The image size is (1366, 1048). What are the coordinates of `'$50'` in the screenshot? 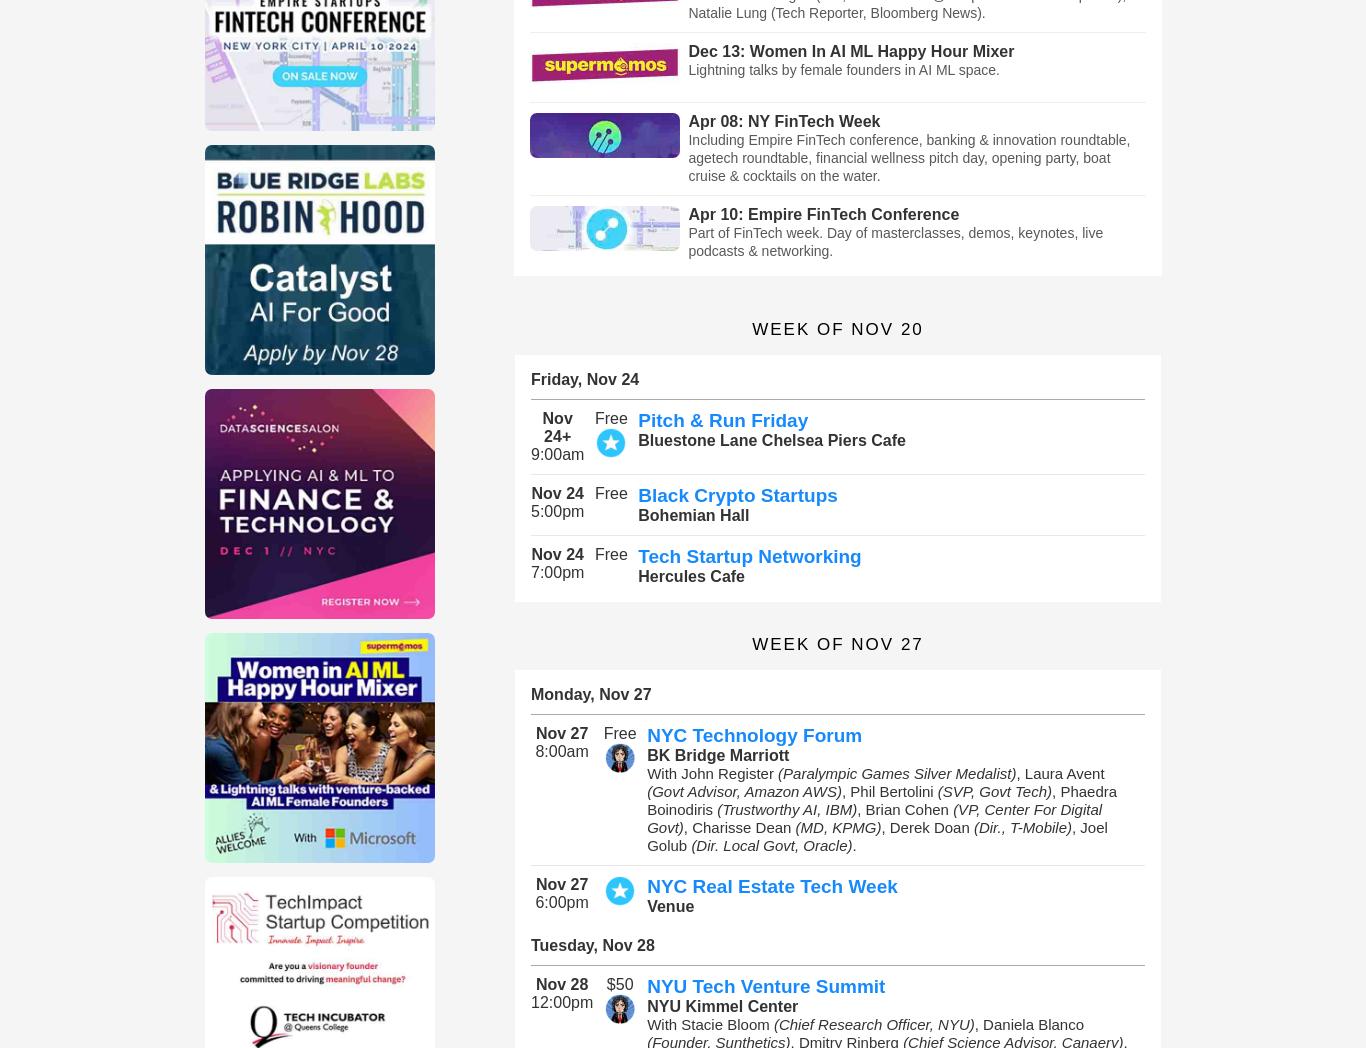 It's located at (618, 983).